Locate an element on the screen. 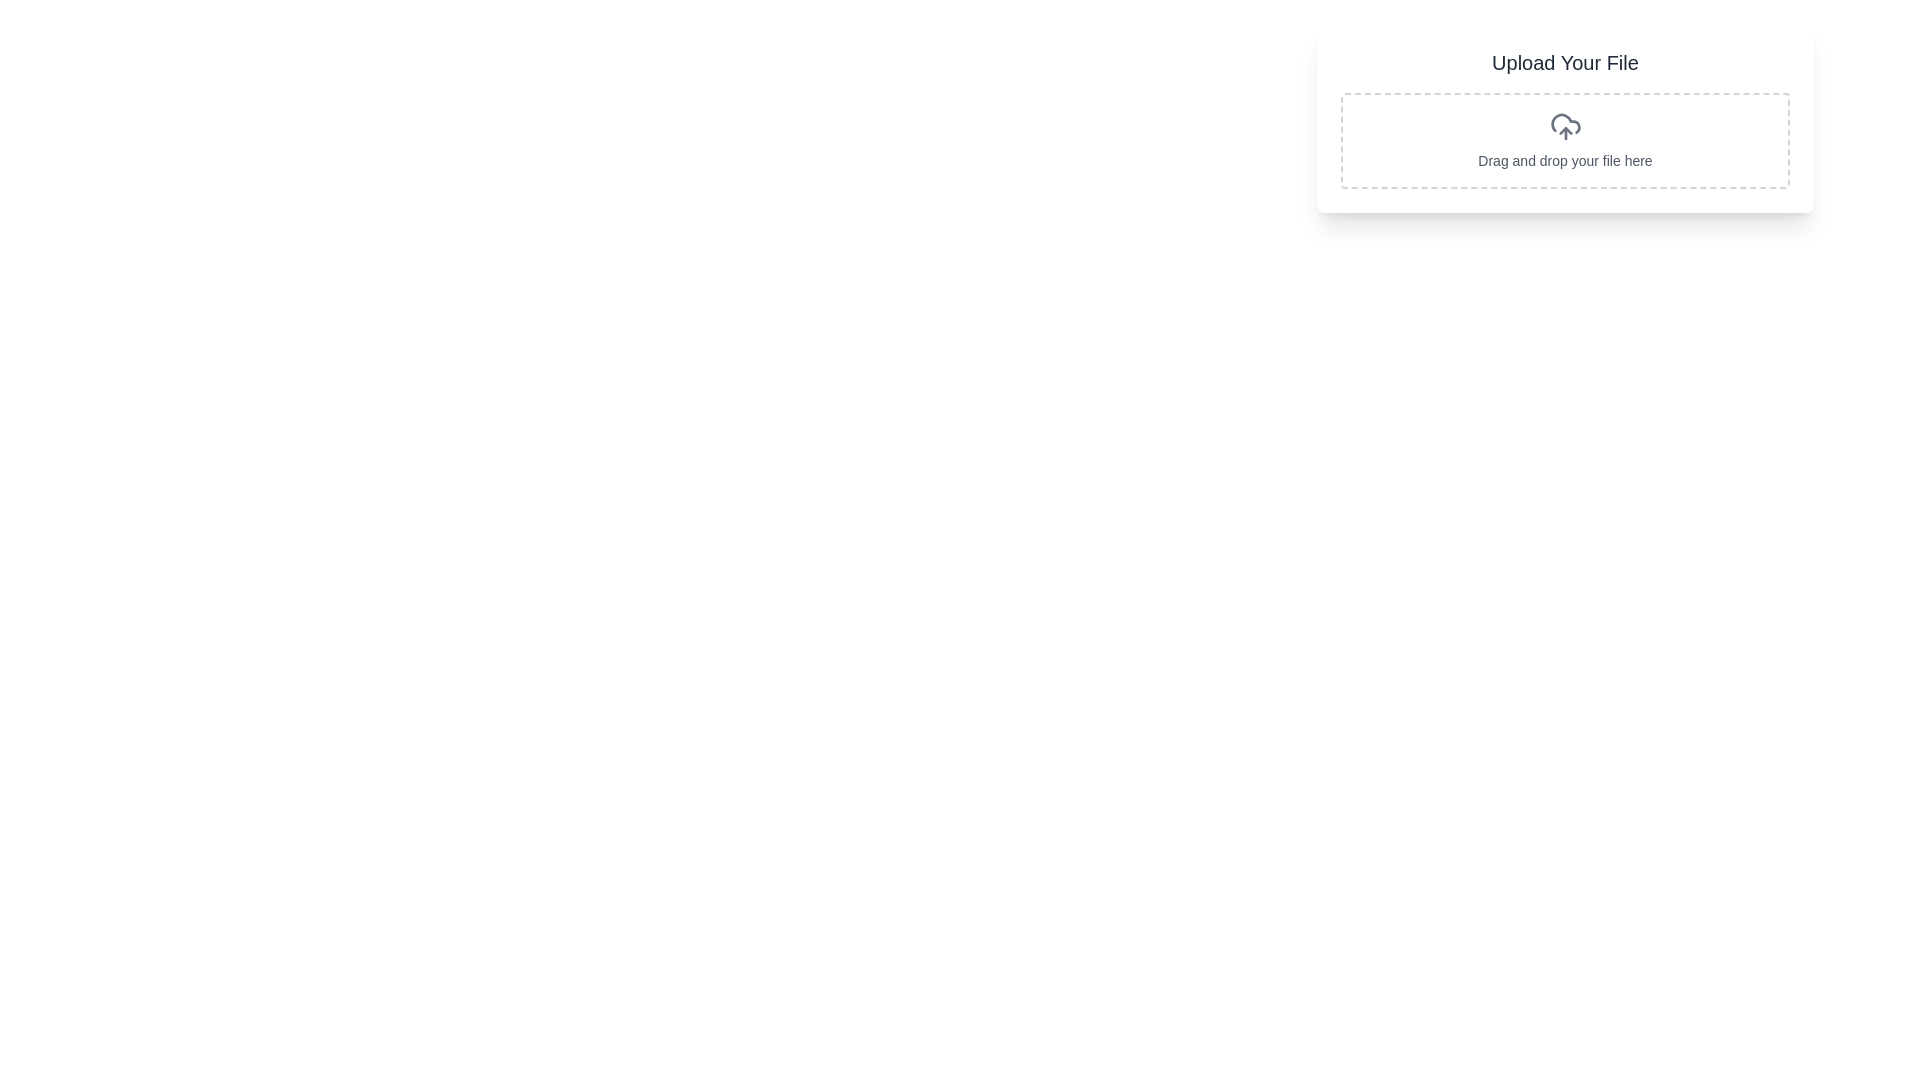 This screenshot has width=1920, height=1080. the cloud outline portion of the cloud upload icon within the SVG graphic is located at coordinates (1564, 123).